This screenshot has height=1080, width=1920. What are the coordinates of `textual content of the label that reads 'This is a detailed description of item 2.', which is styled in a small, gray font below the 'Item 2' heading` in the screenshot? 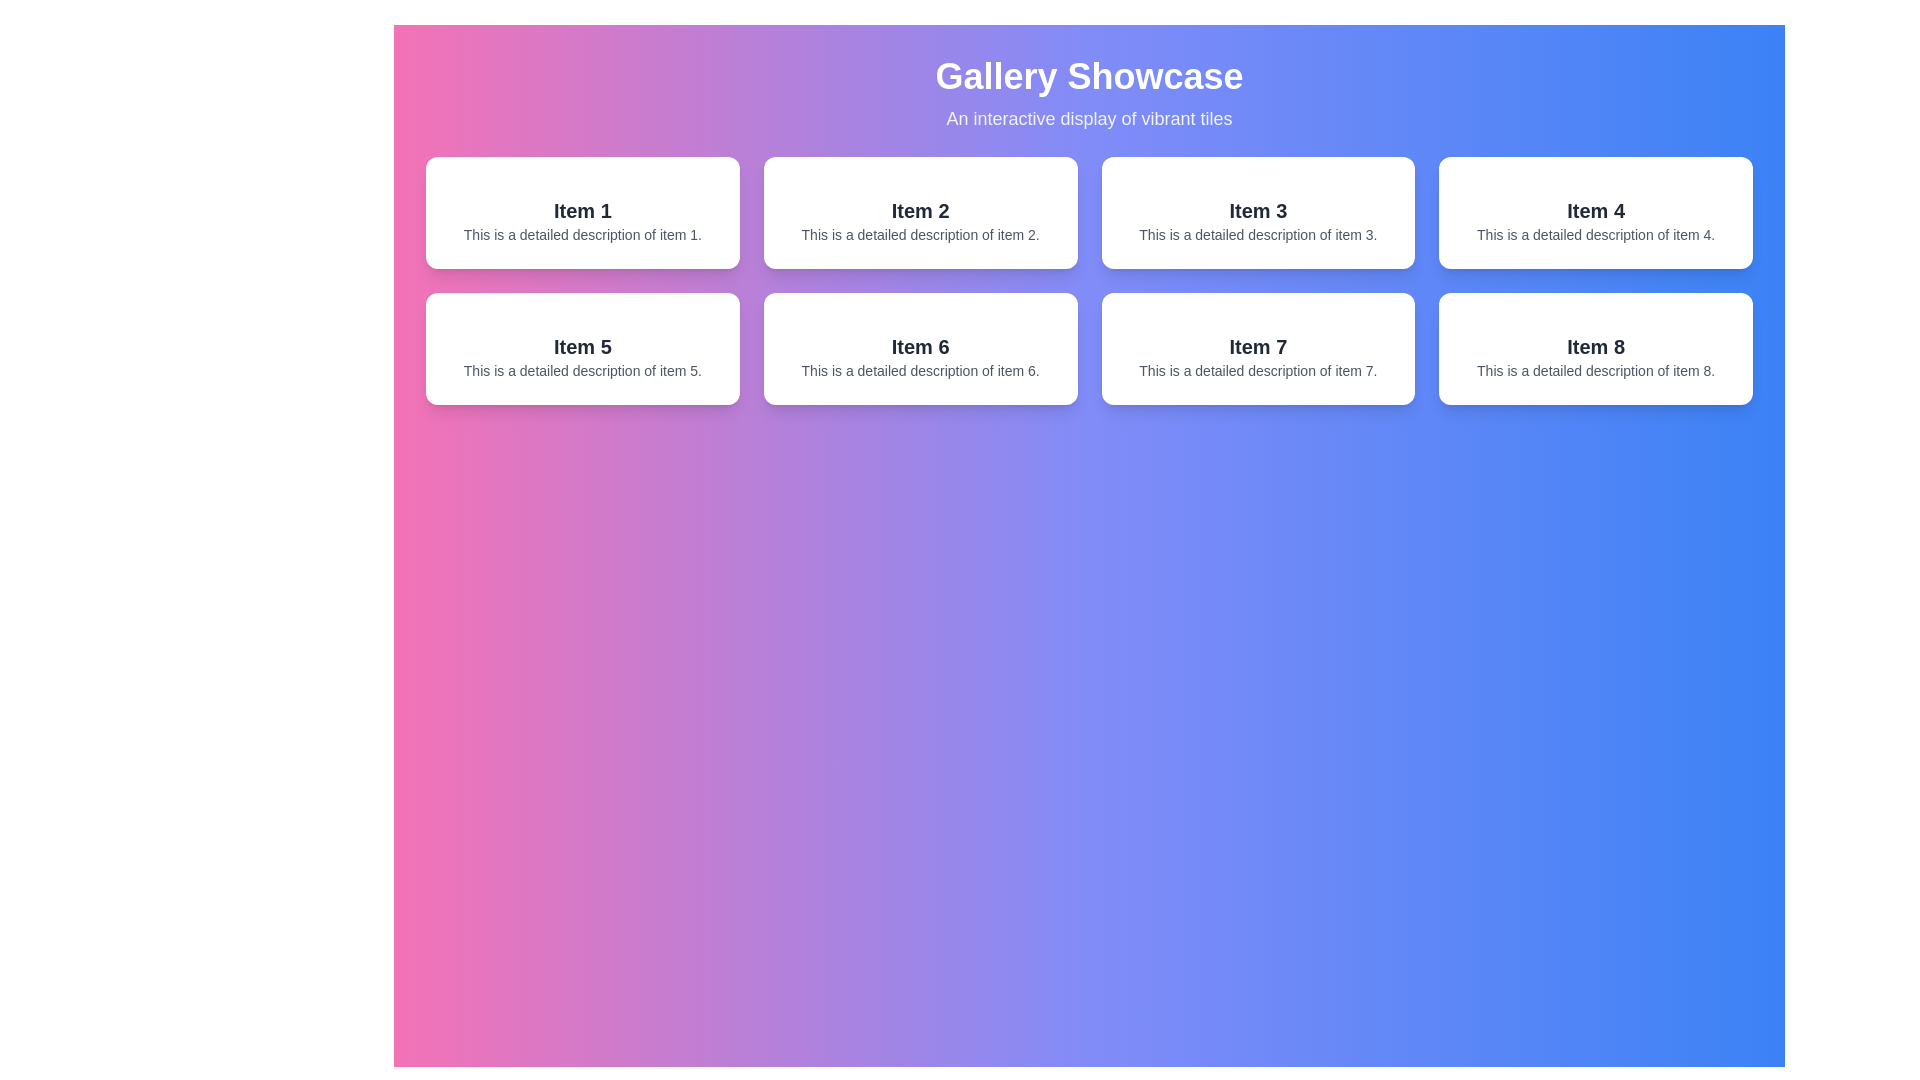 It's located at (919, 234).